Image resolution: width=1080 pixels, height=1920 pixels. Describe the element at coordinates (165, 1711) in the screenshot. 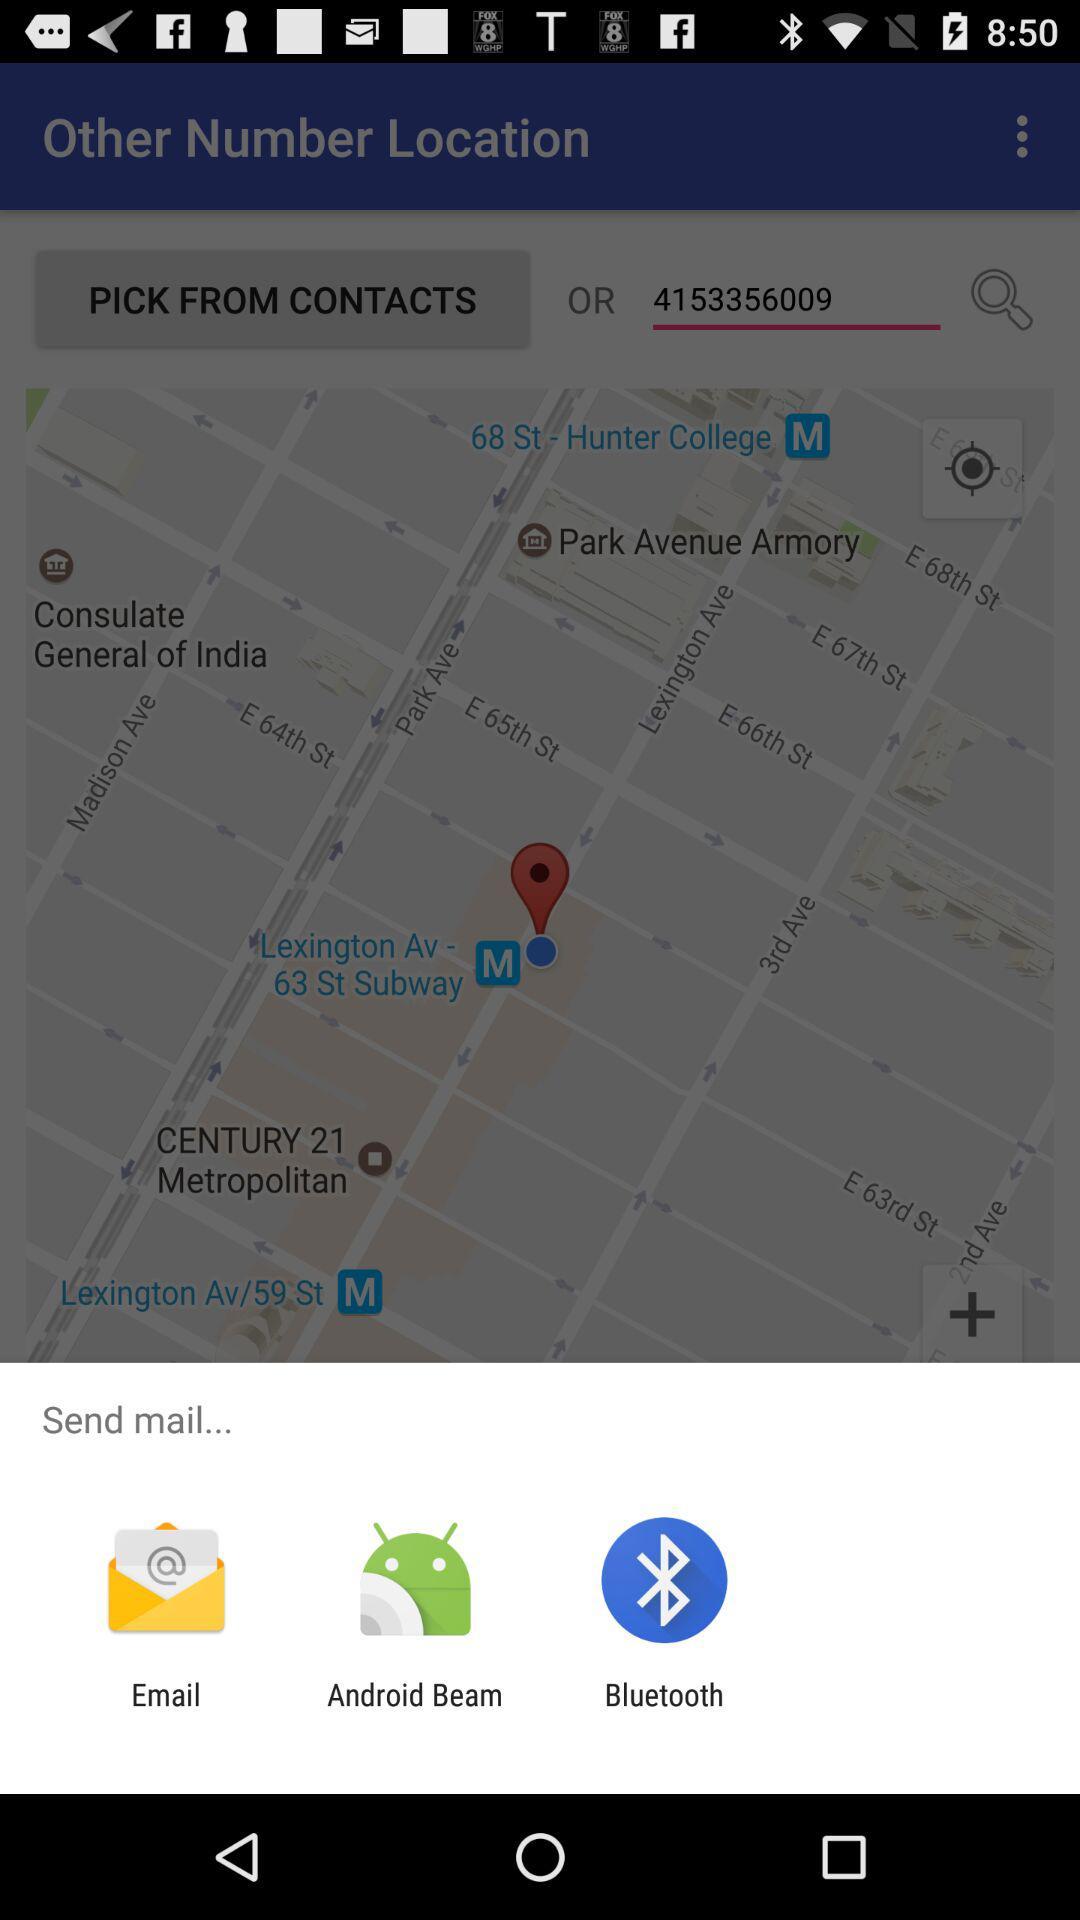

I see `icon next to android beam icon` at that location.